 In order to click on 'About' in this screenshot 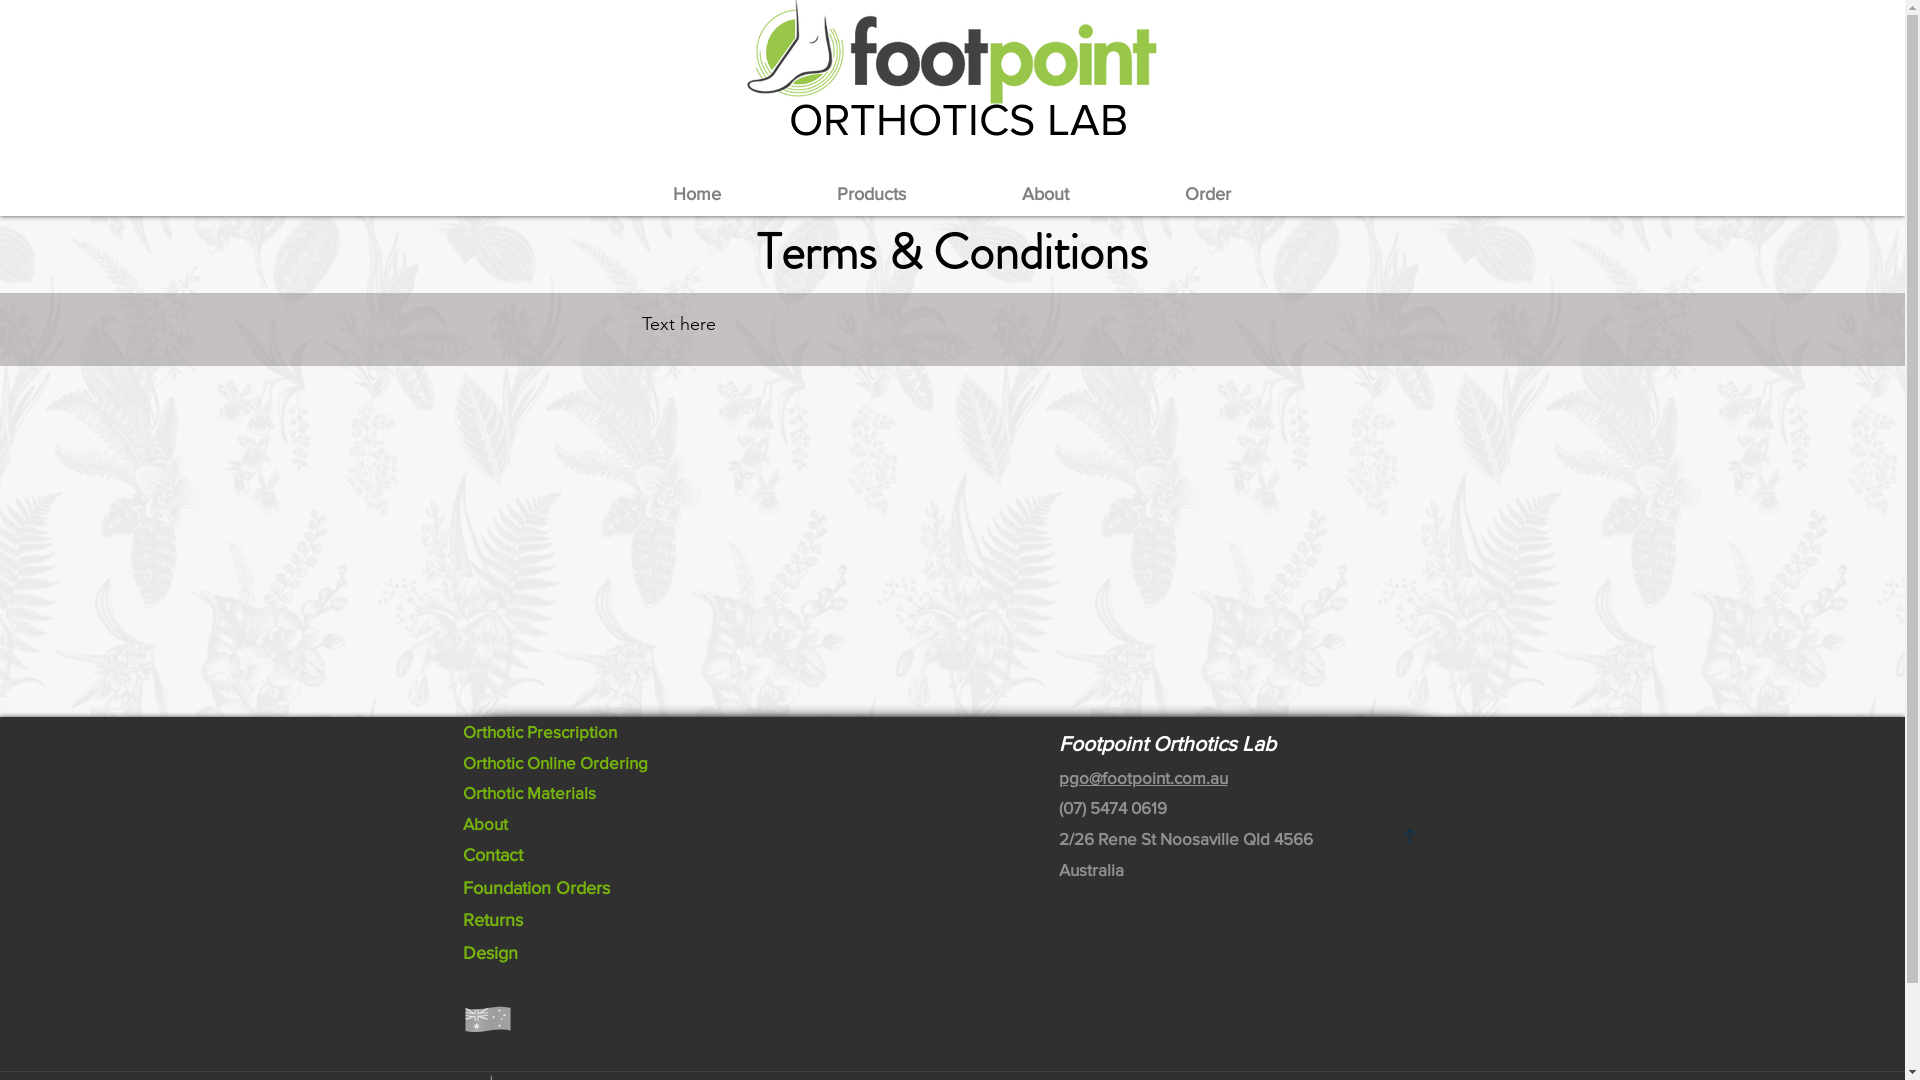, I will do `click(484, 823)`.